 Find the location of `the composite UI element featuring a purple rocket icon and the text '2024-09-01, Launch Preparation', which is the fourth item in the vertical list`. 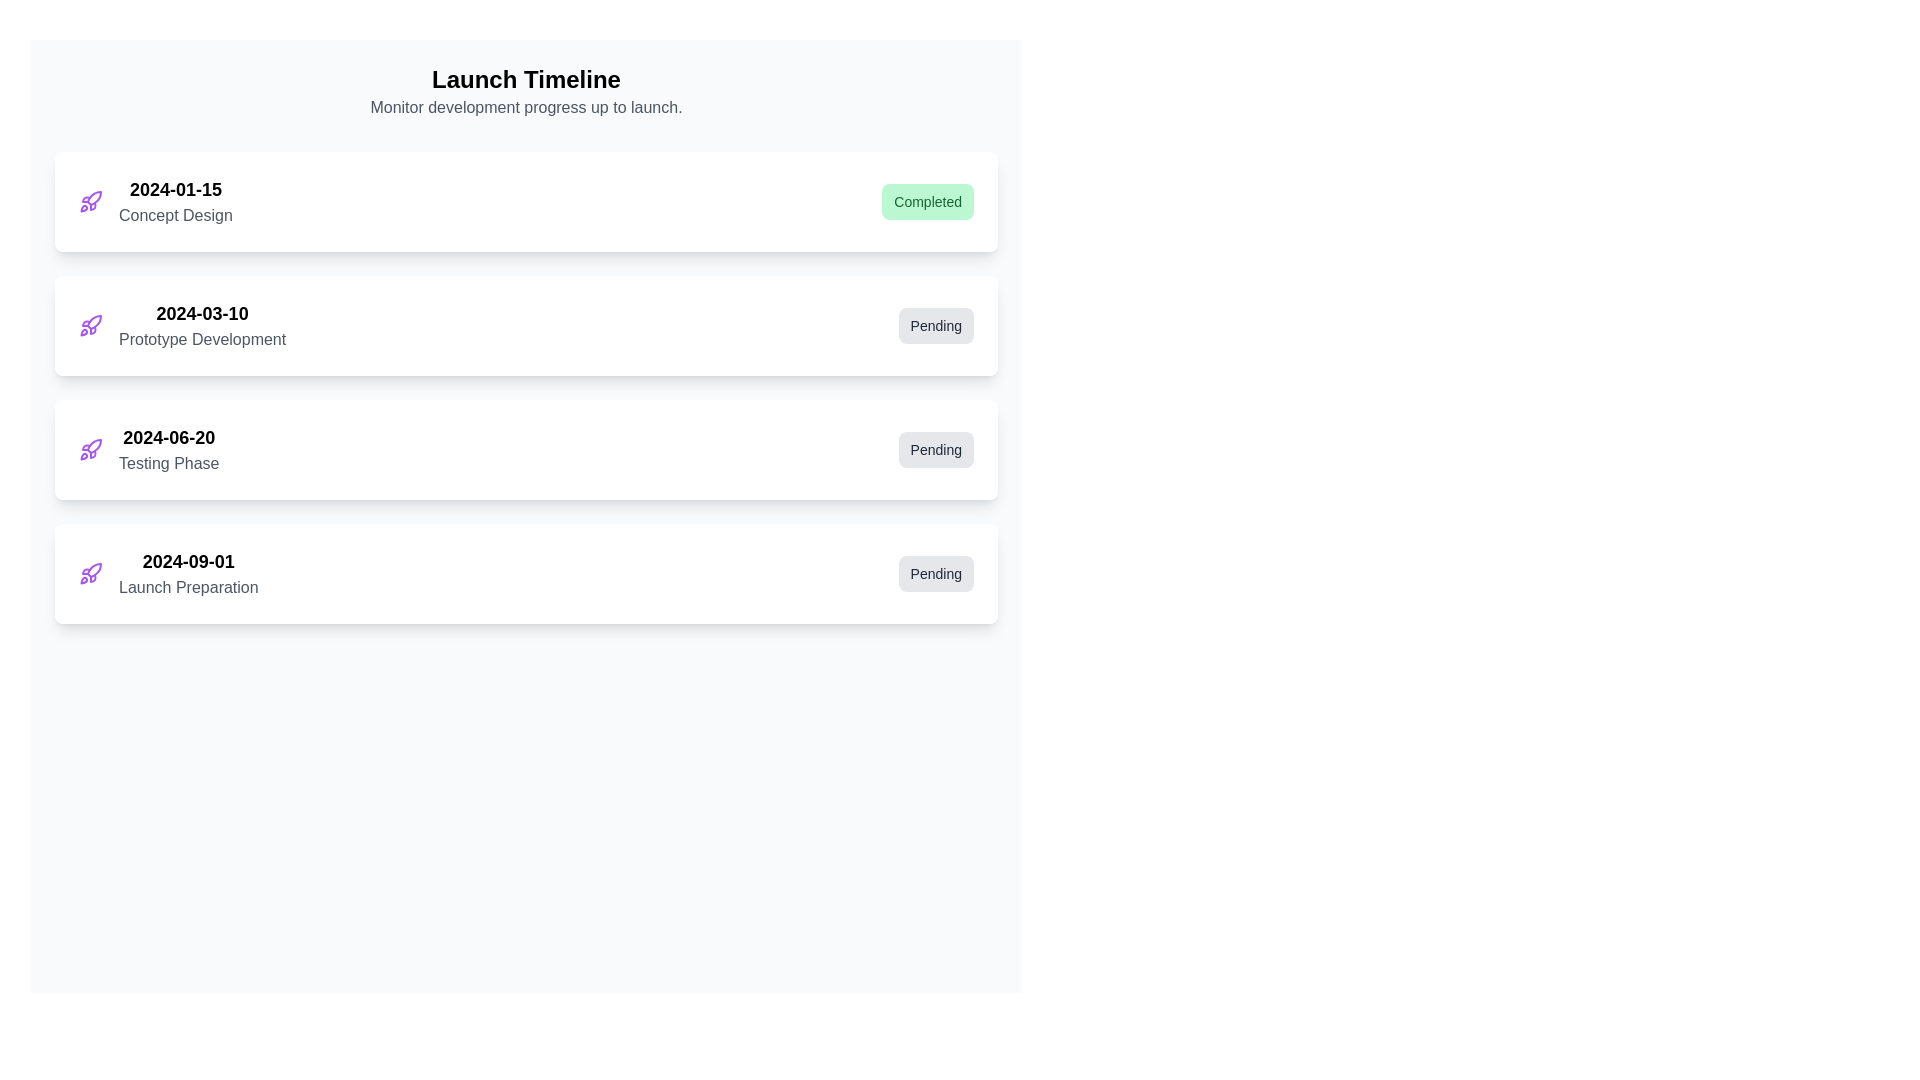

the composite UI element featuring a purple rocket icon and the text '2024-09-01, Launch Preparation', which is the fourth item in the vertical list is located at coordinates (168, 574).